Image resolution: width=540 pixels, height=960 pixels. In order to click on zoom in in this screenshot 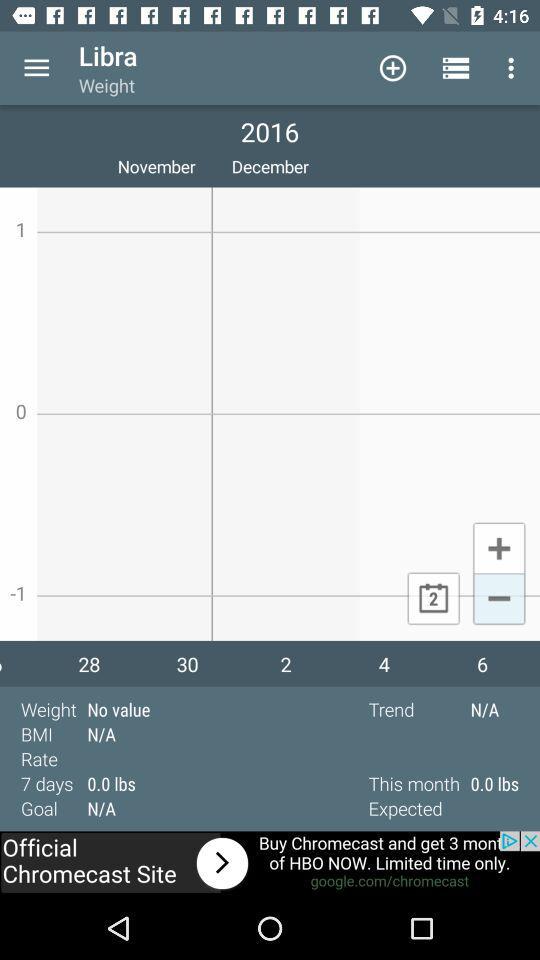, I will do `click(498, 547)`.